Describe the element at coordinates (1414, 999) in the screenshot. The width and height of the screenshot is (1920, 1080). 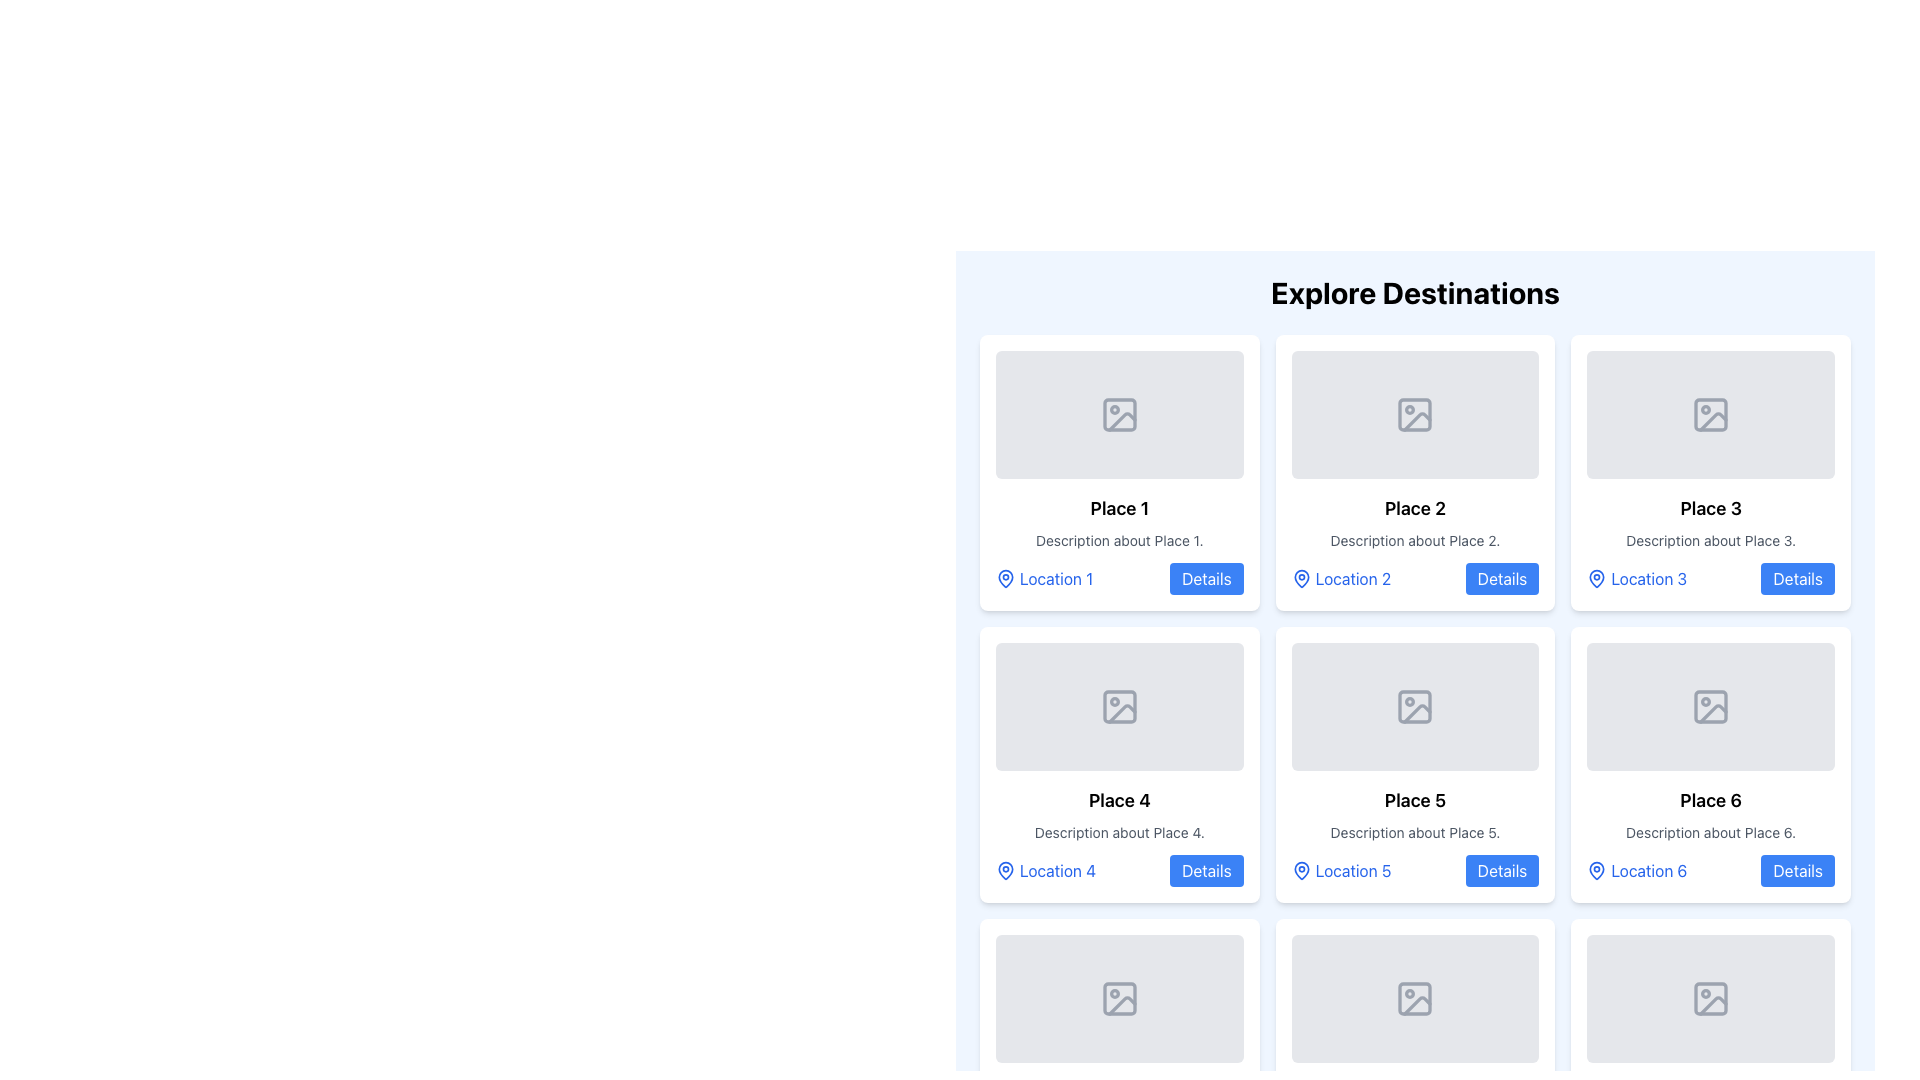
I see `the Icon (placeholder) that indicates the absence of an image, located in the second column of the second row of the grid layout for 'Place 5'` at that location.